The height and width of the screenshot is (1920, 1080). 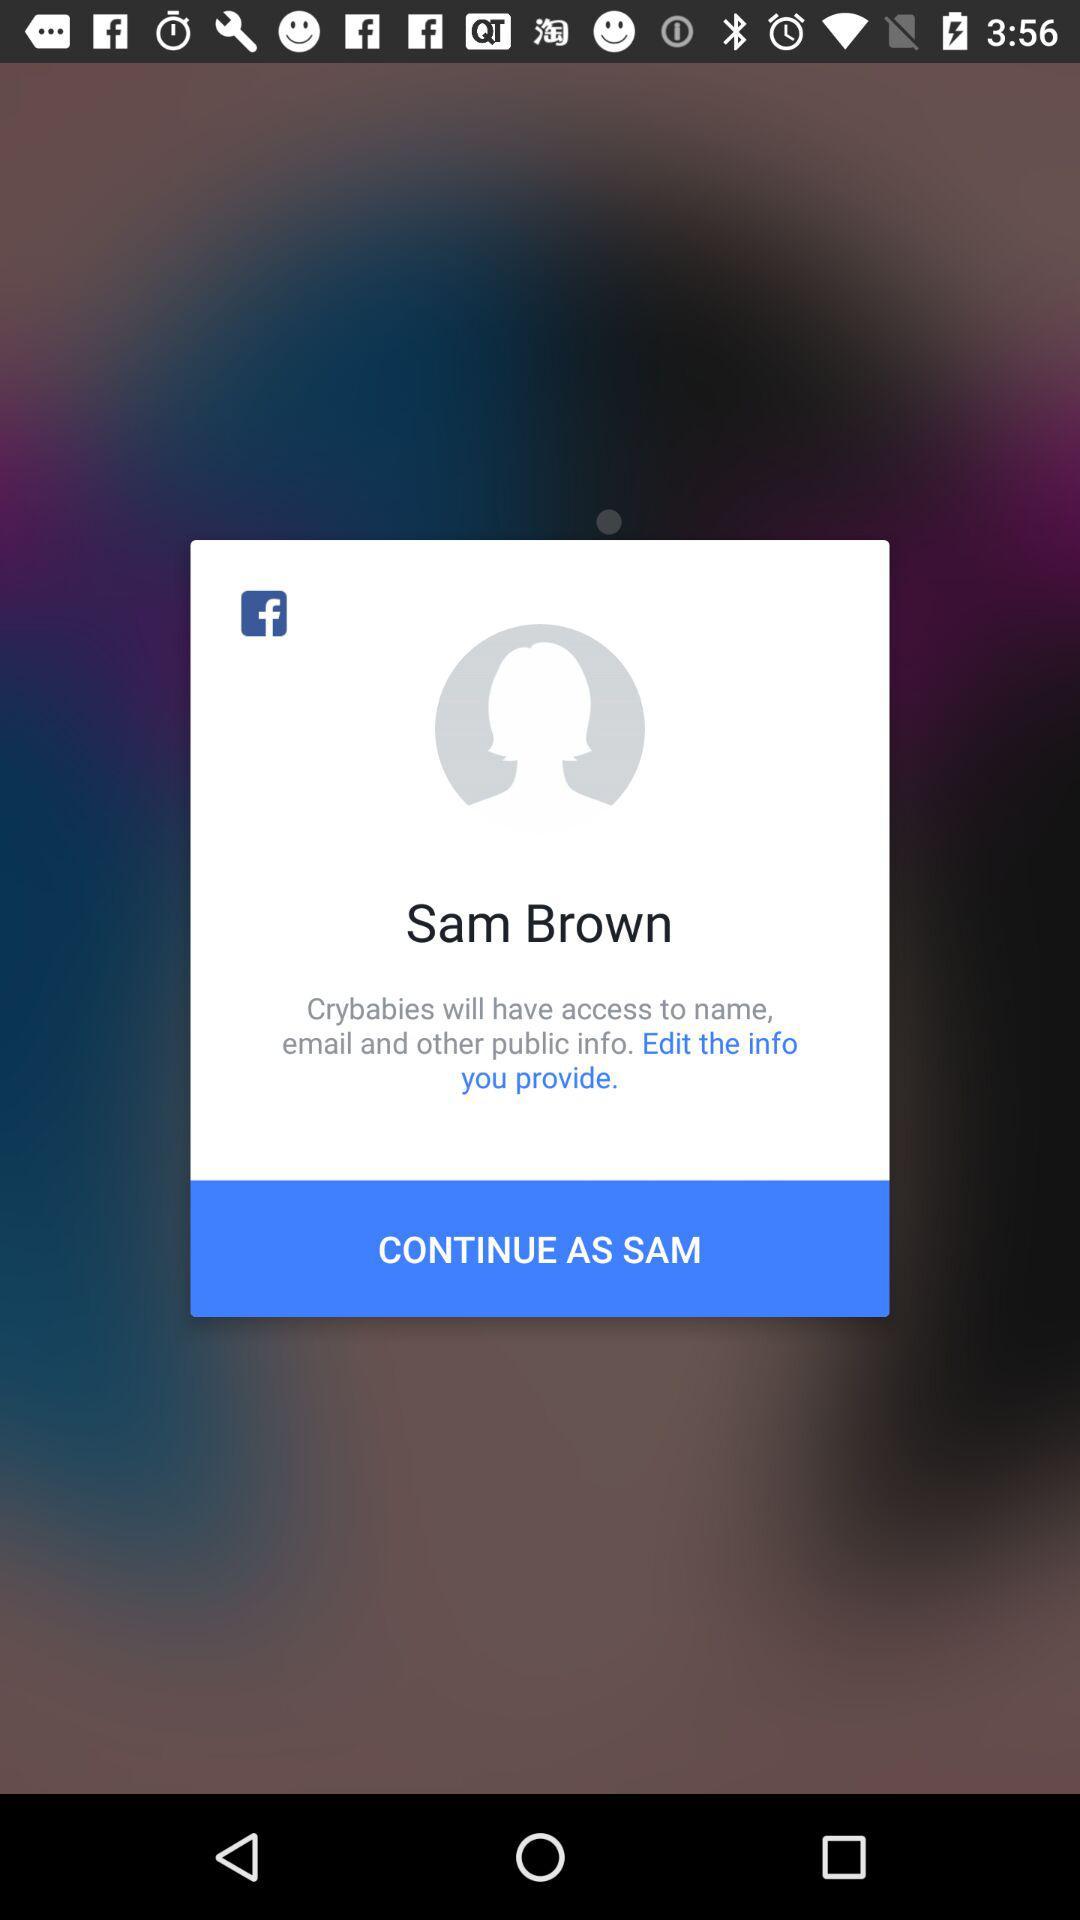 I want to click on the continue as sam icon, so click(x=540, y=1247).